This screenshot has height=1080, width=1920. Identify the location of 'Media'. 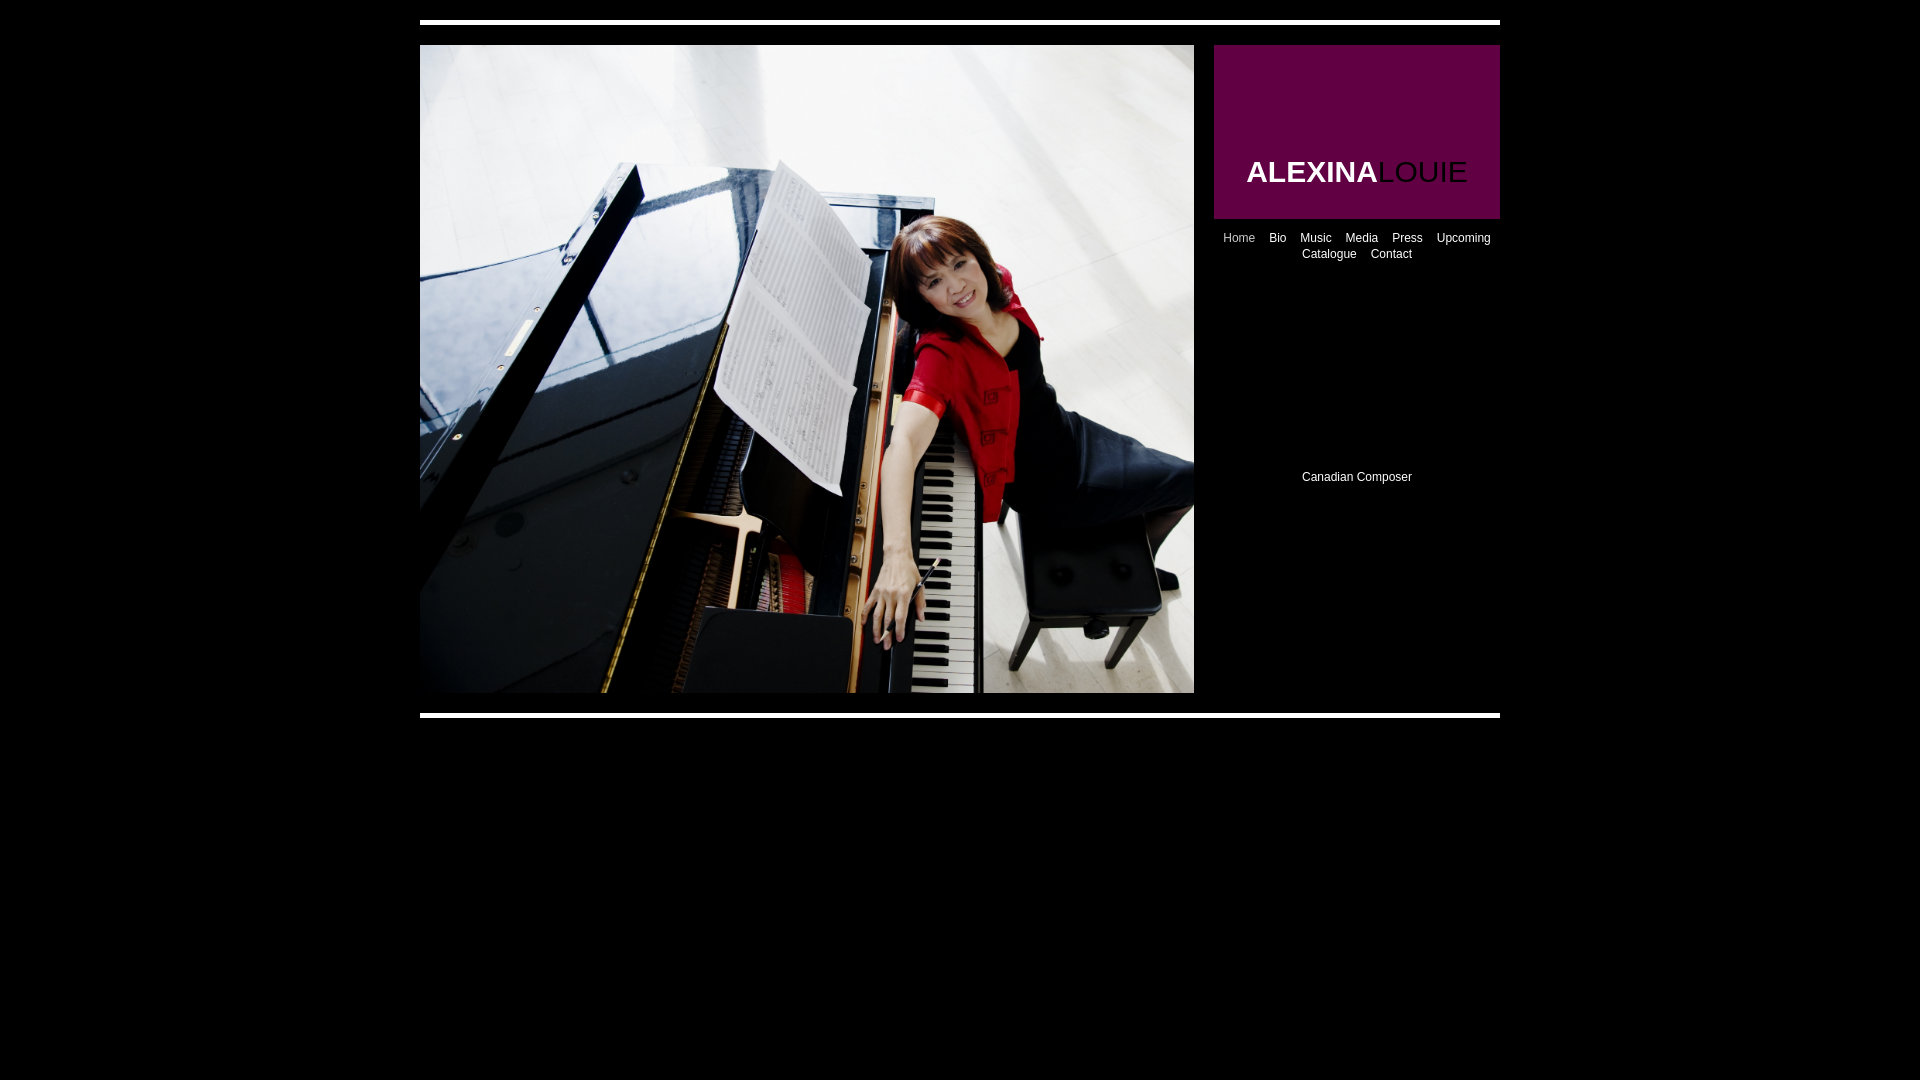
(1345, 237).